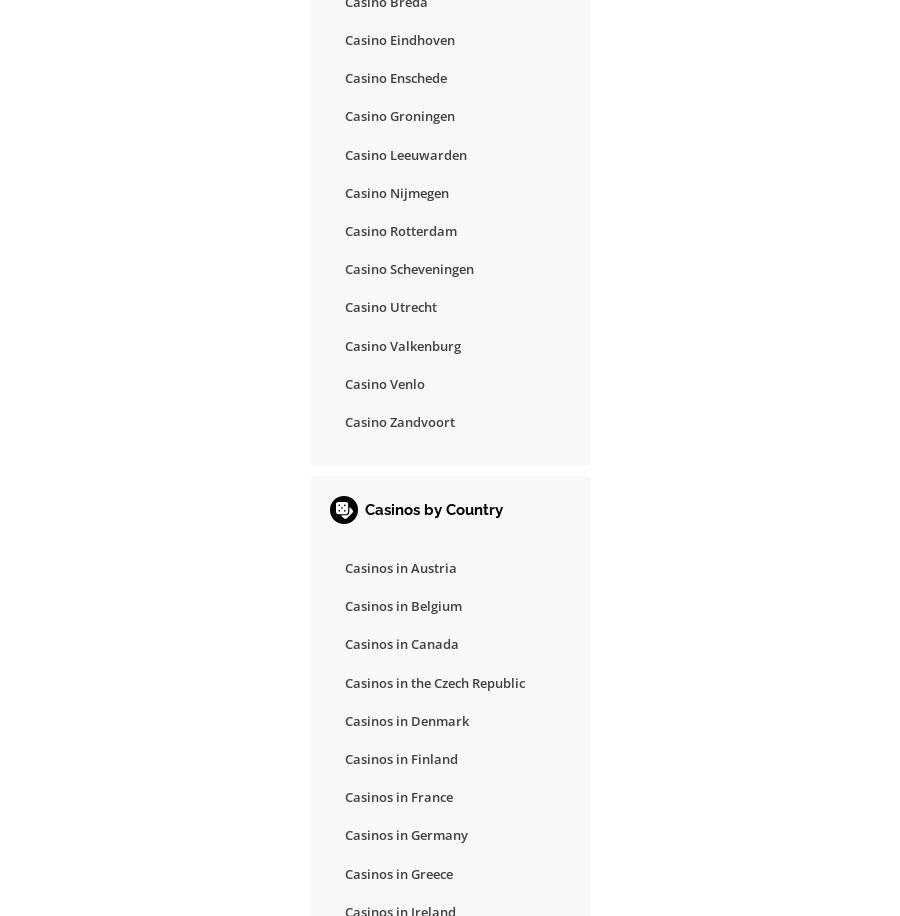 The image size is (900, 916). What do you see at coordinates (401, 567) in the screenshot?
I see `'Casinos in Austria'` at bounding box center [401, 567].